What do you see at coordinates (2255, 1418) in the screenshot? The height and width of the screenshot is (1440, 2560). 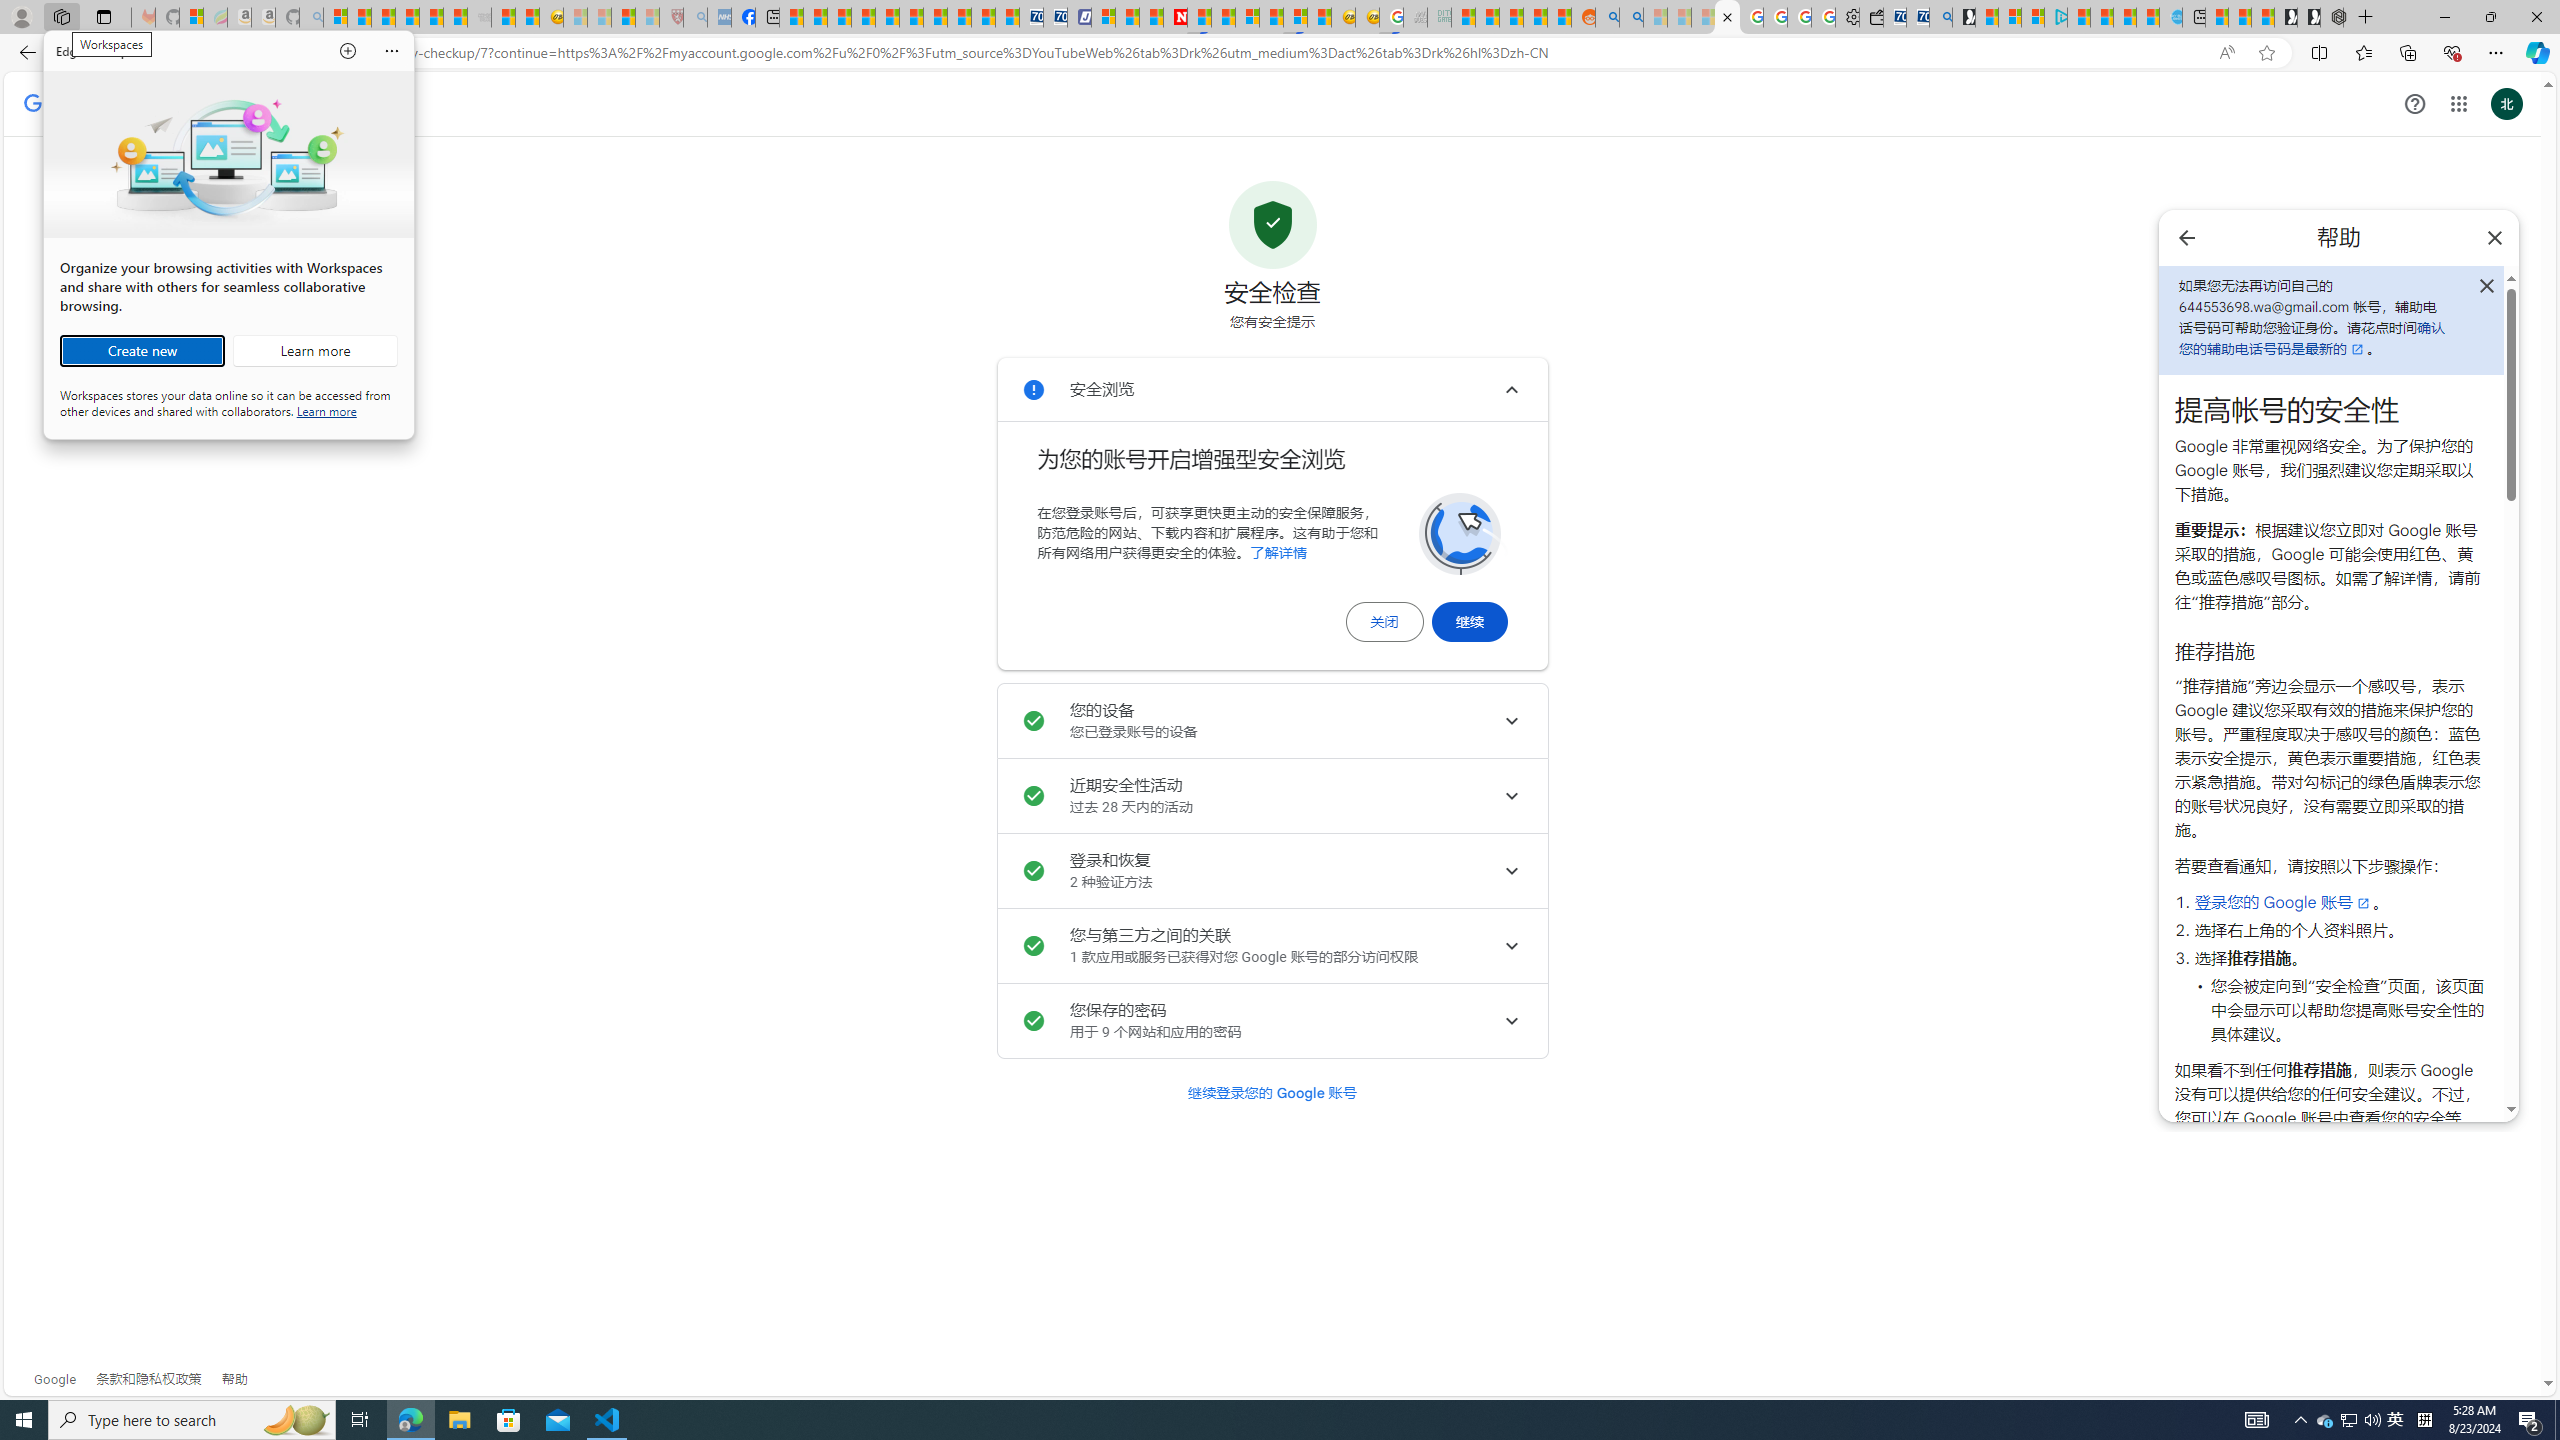 I see `'AutomationID: 4105'` at bounding box center [2255, 1418].